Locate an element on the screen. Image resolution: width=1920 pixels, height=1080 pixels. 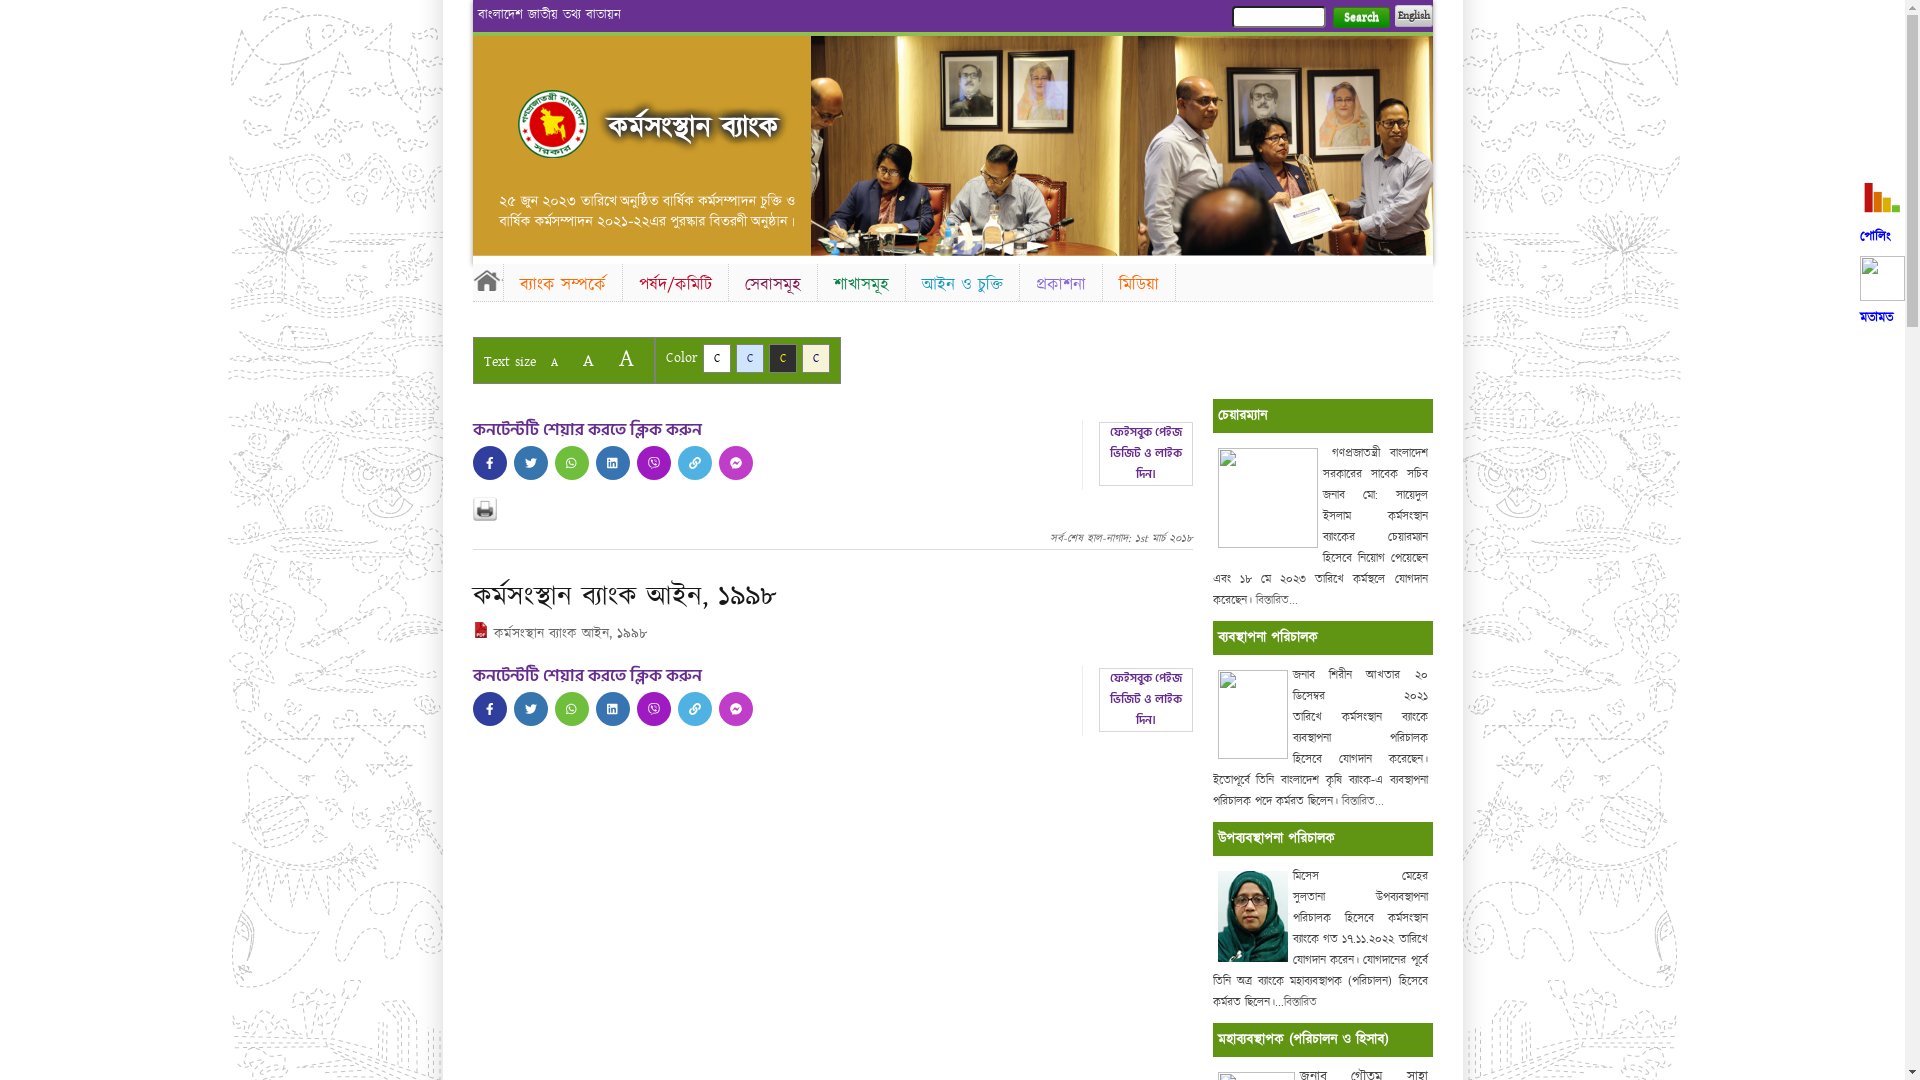
'A' is located at coordinates (586, 360).